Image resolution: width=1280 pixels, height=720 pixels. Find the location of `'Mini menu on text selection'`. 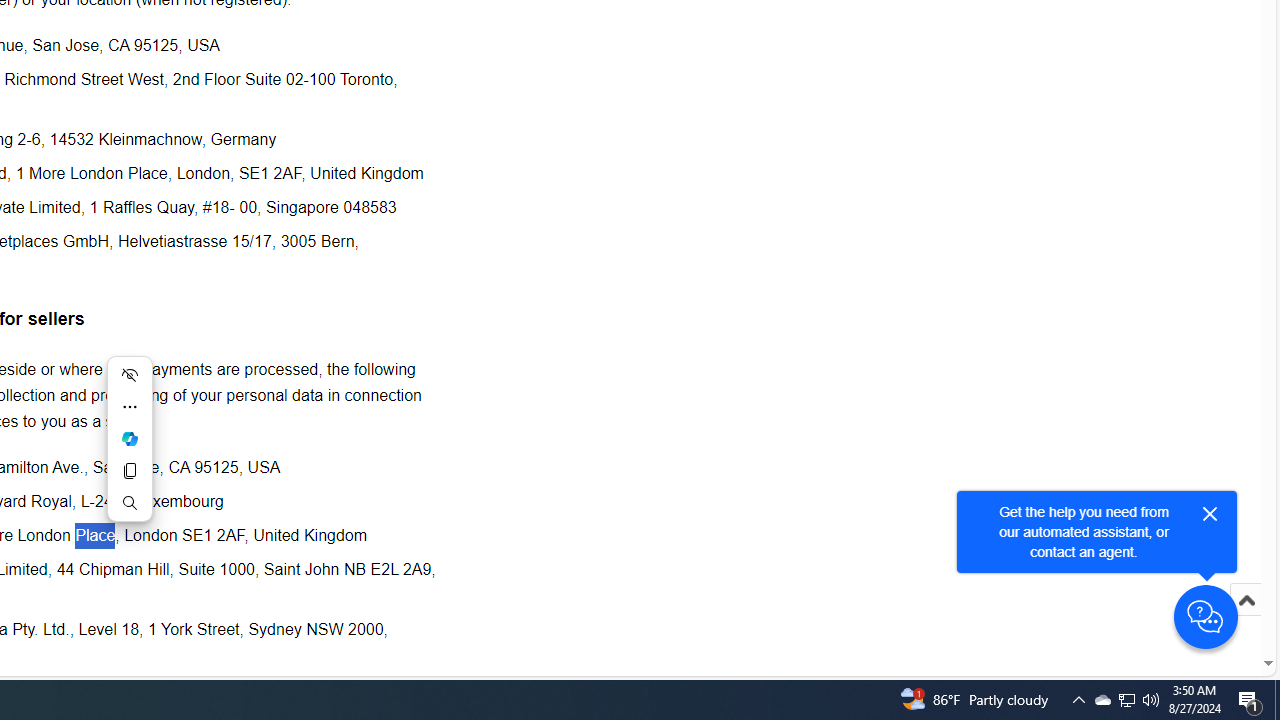

'Mini menu on text selection' is located at coordinates (128, 438).